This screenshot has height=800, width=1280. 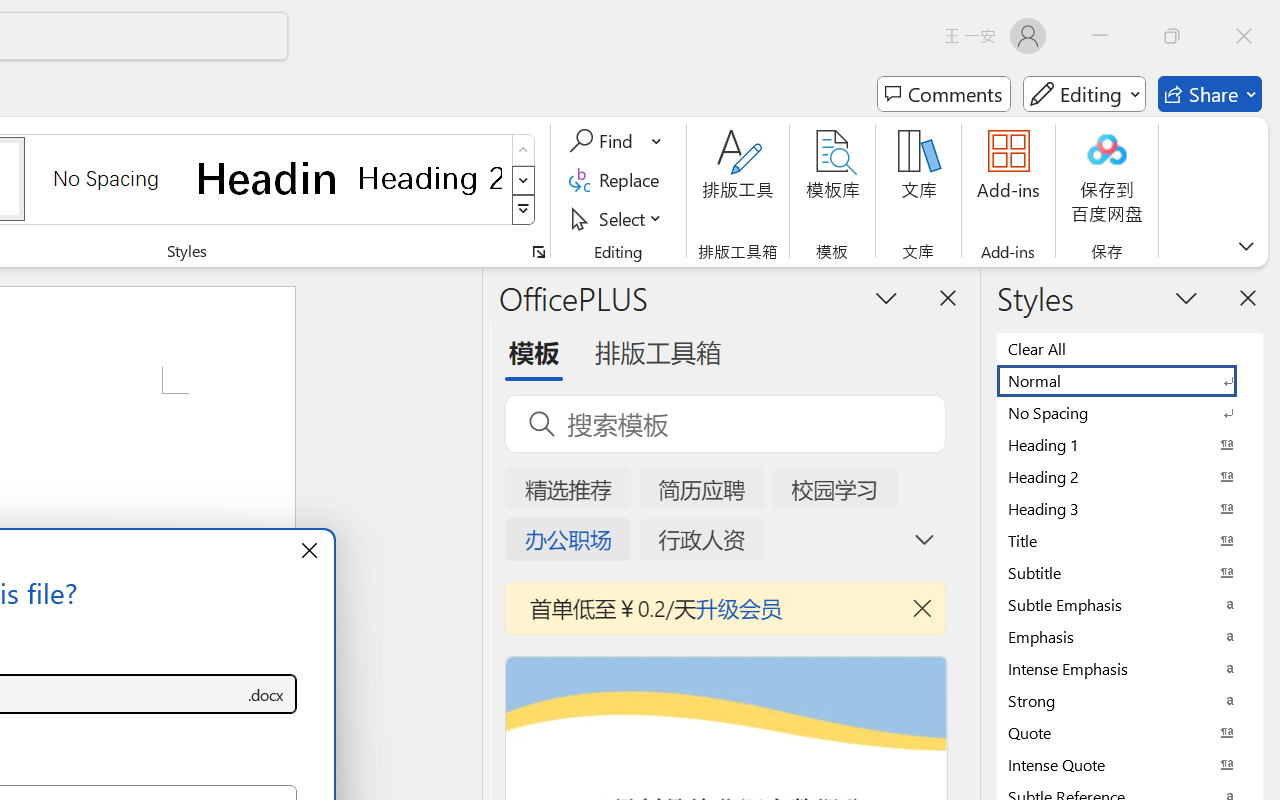 I want to click on 'Clear All', so click(x=1130, y=348).